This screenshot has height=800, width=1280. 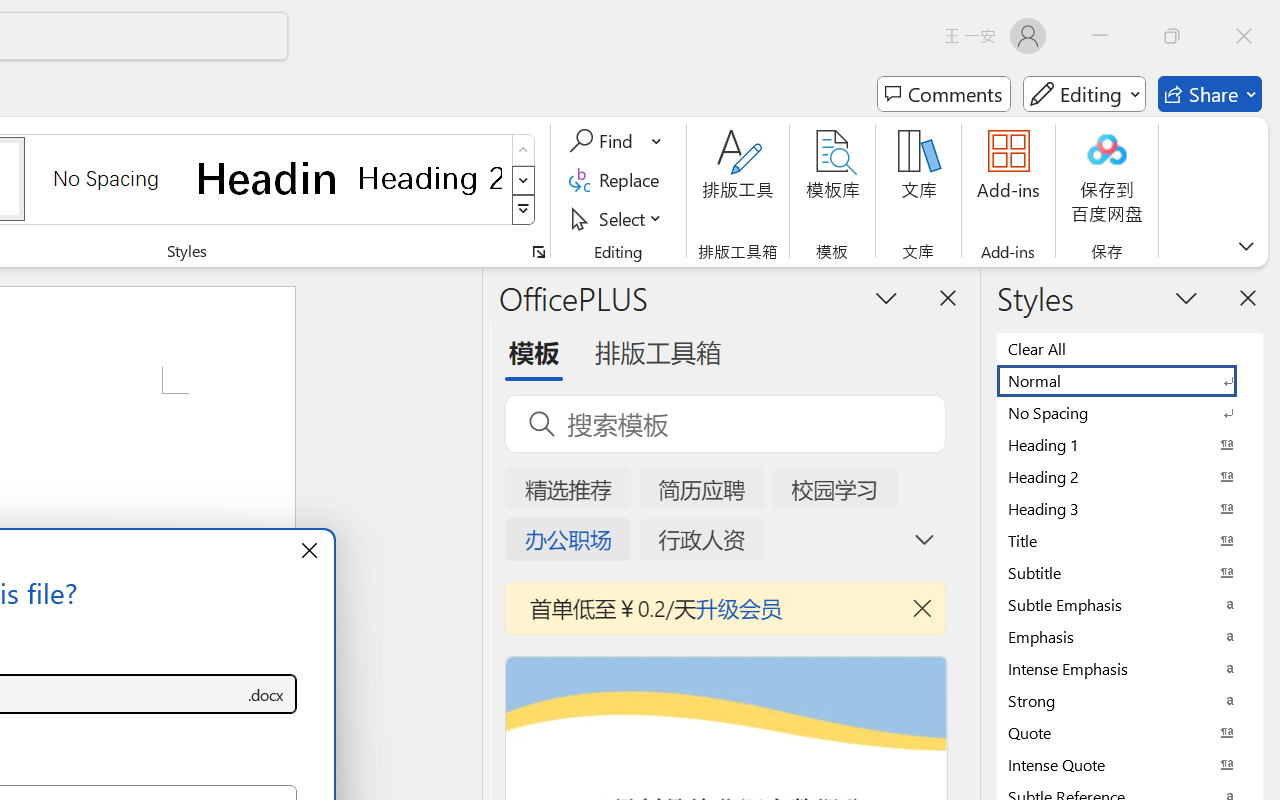 I want to click on 'Clear All', so click(x=1130, y=348).